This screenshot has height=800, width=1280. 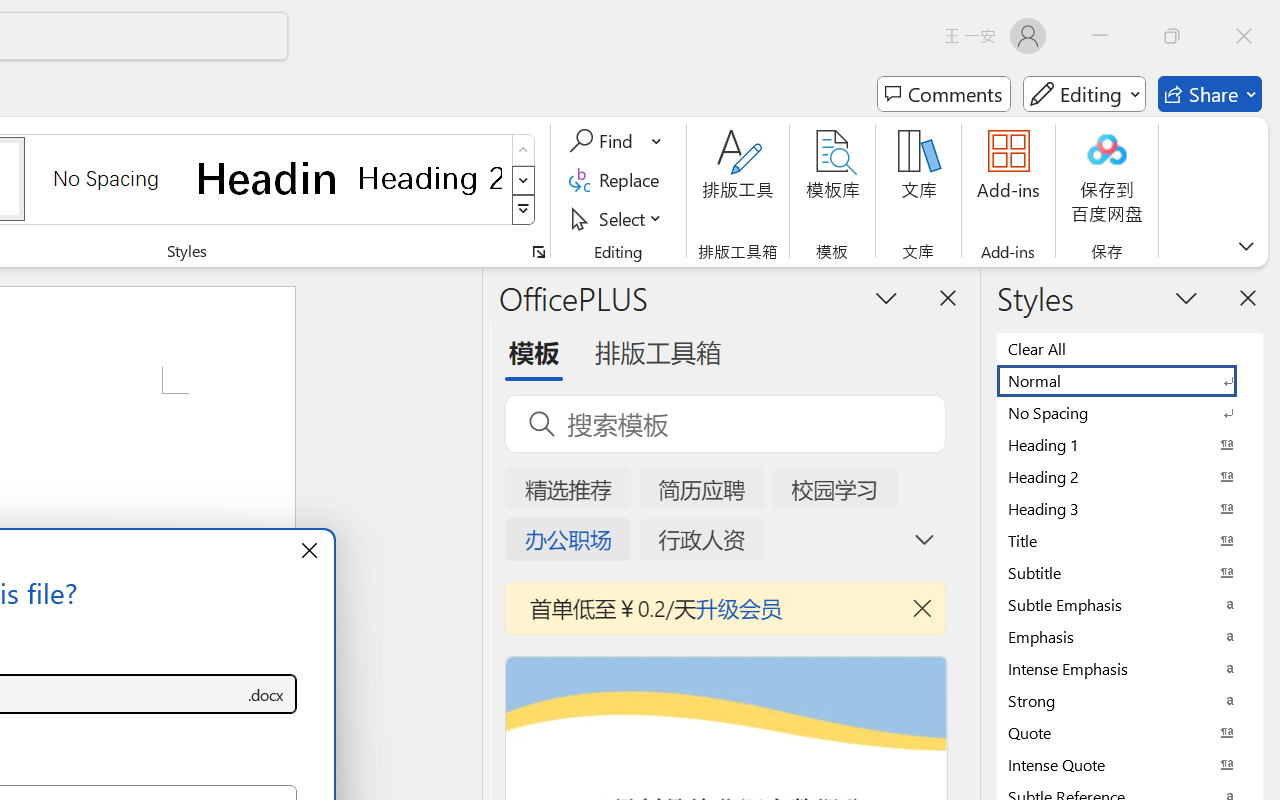 I want to click on 'Clear All', so click(x=1130, y=348).